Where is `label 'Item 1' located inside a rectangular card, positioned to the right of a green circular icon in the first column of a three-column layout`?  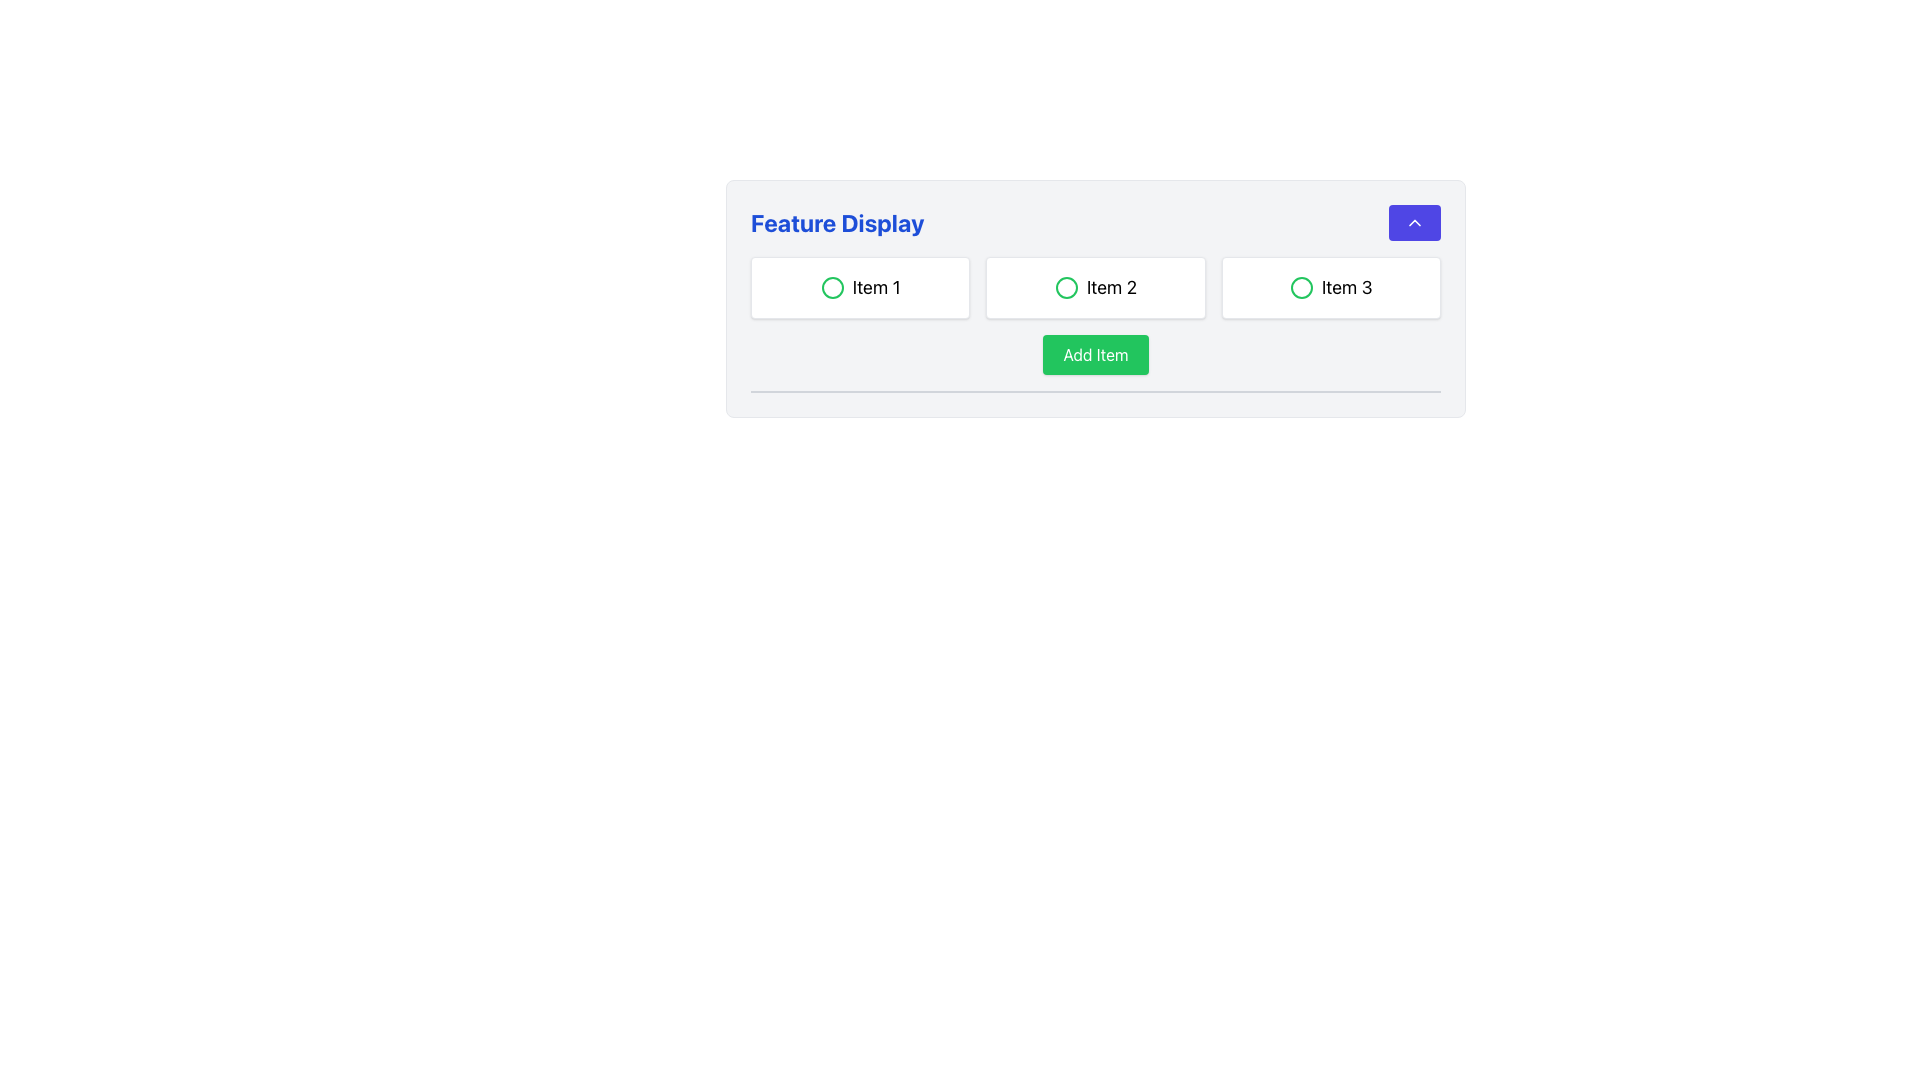 label 'Item 1' located inside a rectangular card, positioned to the right of a green circular icon in the first column of a three-column layout is located at coordinates (876, 288).